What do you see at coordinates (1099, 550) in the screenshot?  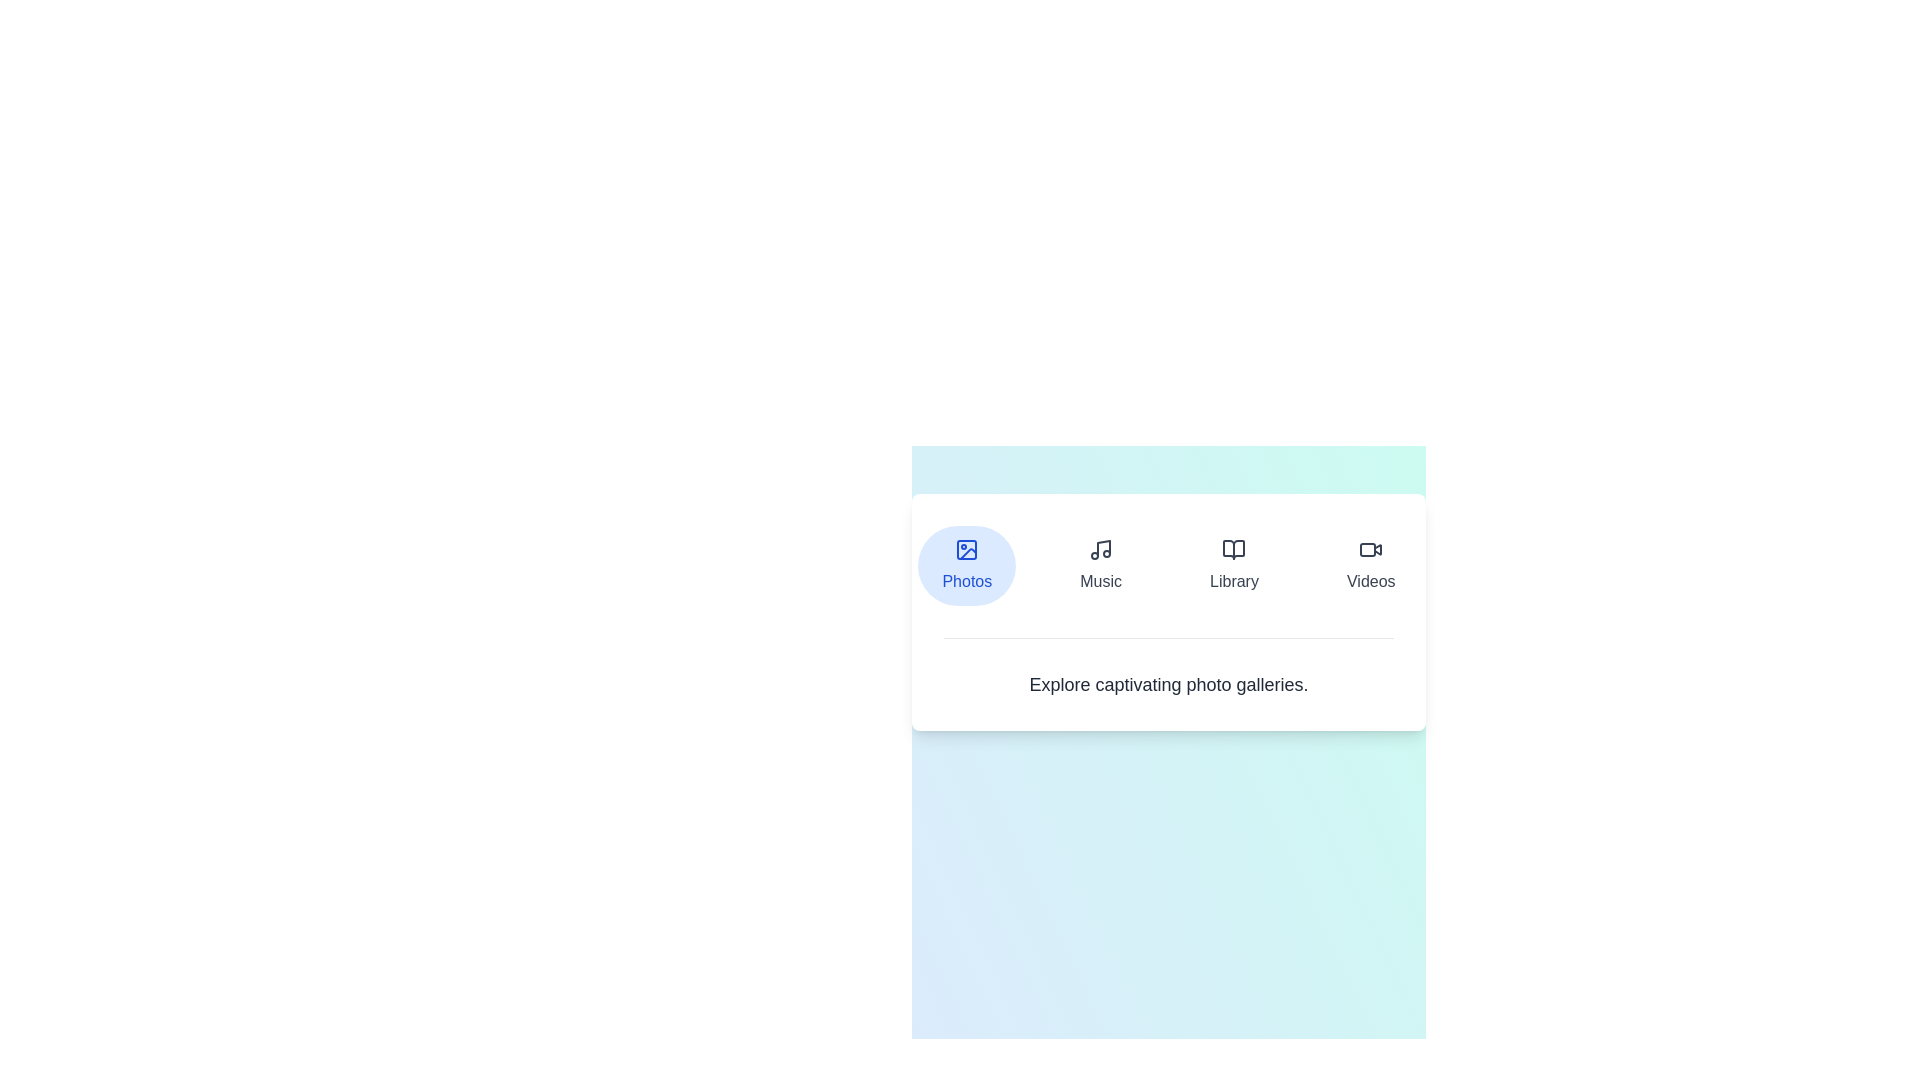 I see `the music navigation icon located second from the left in the menu bar` at bounding box center [1099, 550].